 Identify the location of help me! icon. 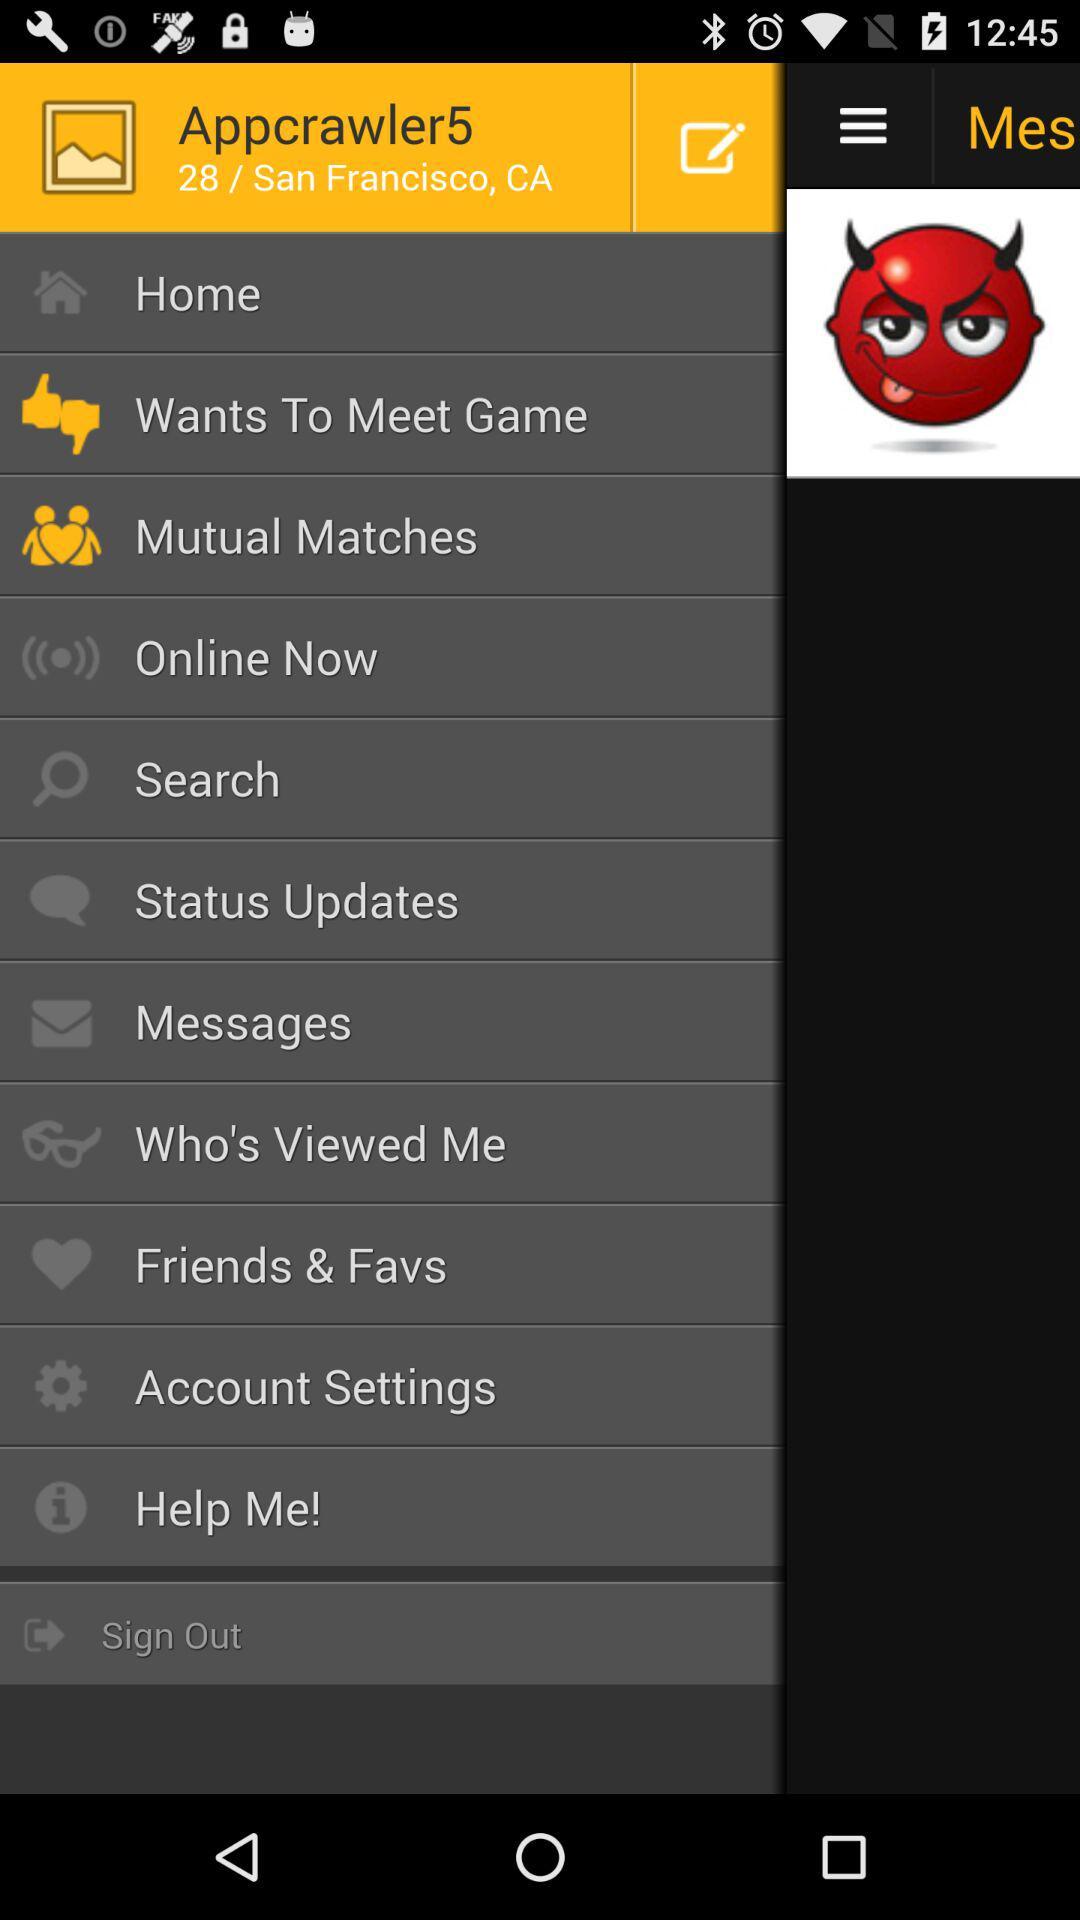
(393, 1507).